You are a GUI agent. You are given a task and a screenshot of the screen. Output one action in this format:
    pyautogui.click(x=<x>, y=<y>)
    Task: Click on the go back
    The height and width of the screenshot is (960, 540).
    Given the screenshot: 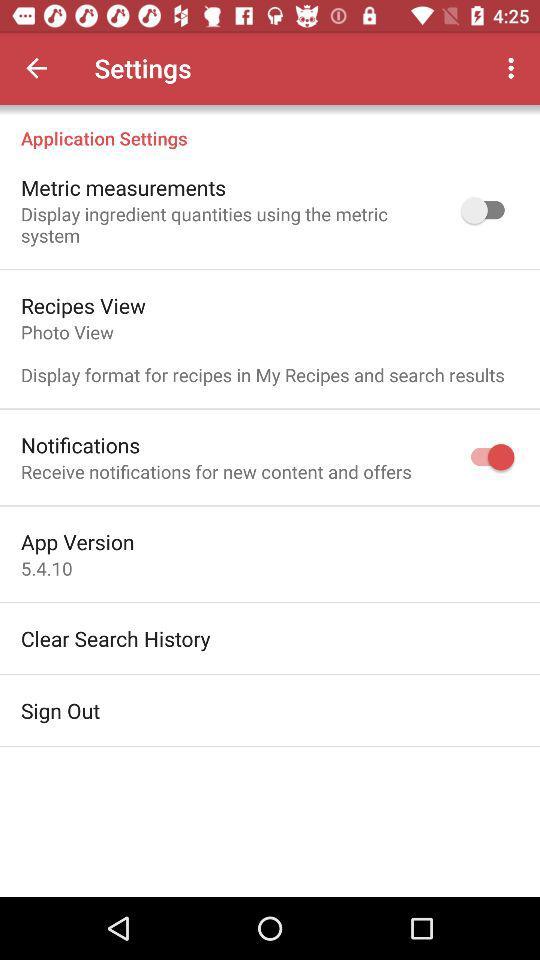 What is the action you would take?
    pyautogui.click(x=36, y=68)
    